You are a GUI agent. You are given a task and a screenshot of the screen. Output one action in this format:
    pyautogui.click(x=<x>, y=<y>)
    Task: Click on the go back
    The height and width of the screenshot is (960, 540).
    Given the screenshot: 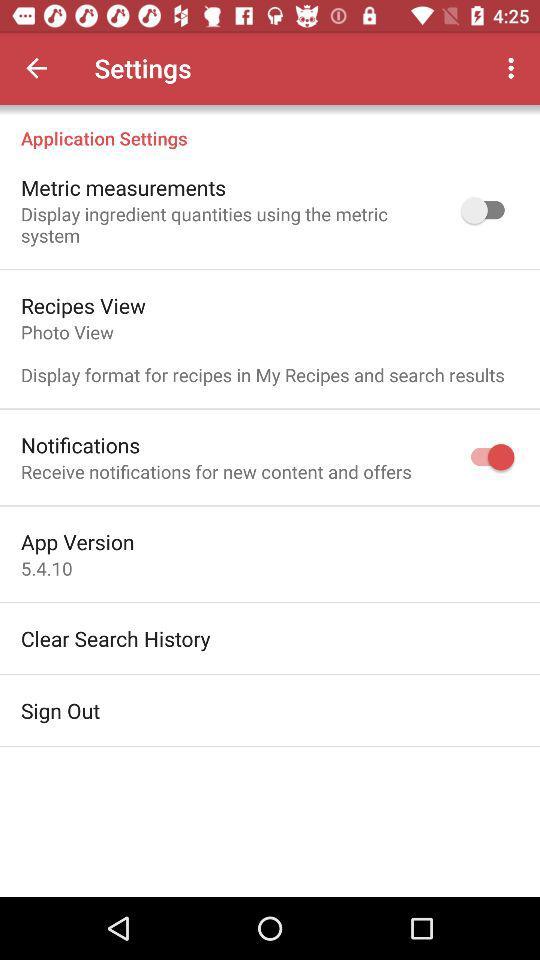 What is the action you would take?
    pyautogui.click(x=36, y=68)
    